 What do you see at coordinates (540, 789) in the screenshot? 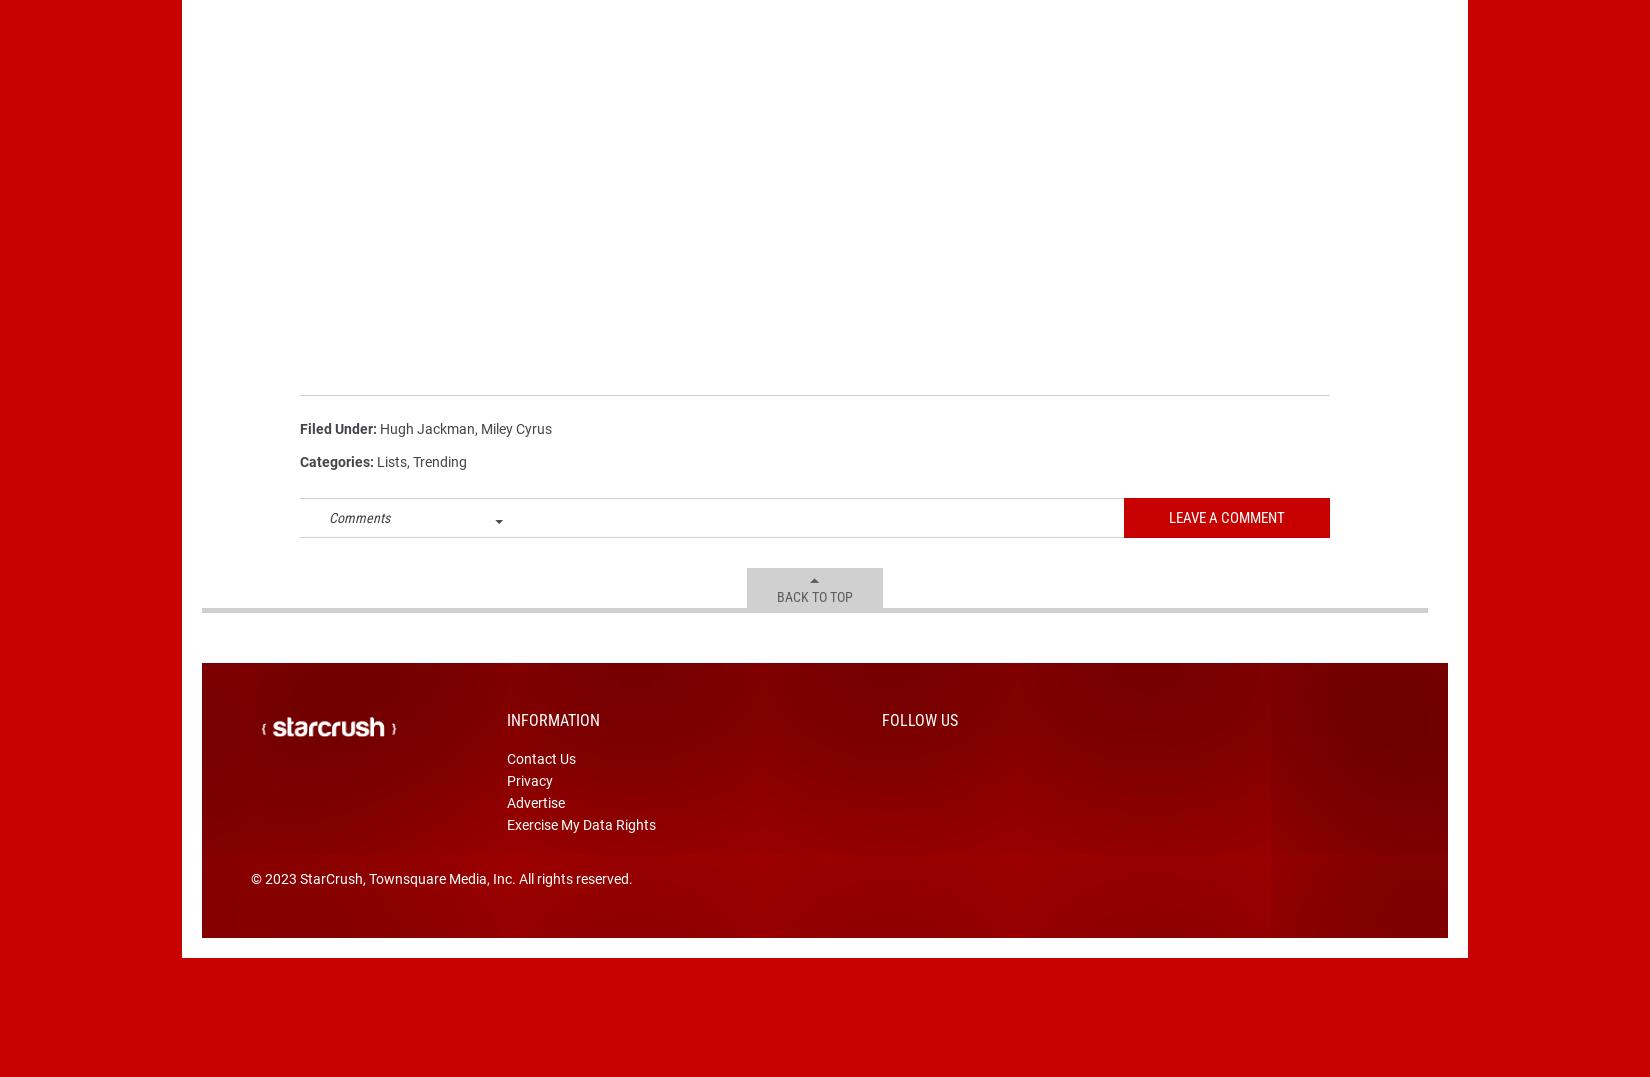
I see `'Contact Us'` at bounding box center [540, 789].